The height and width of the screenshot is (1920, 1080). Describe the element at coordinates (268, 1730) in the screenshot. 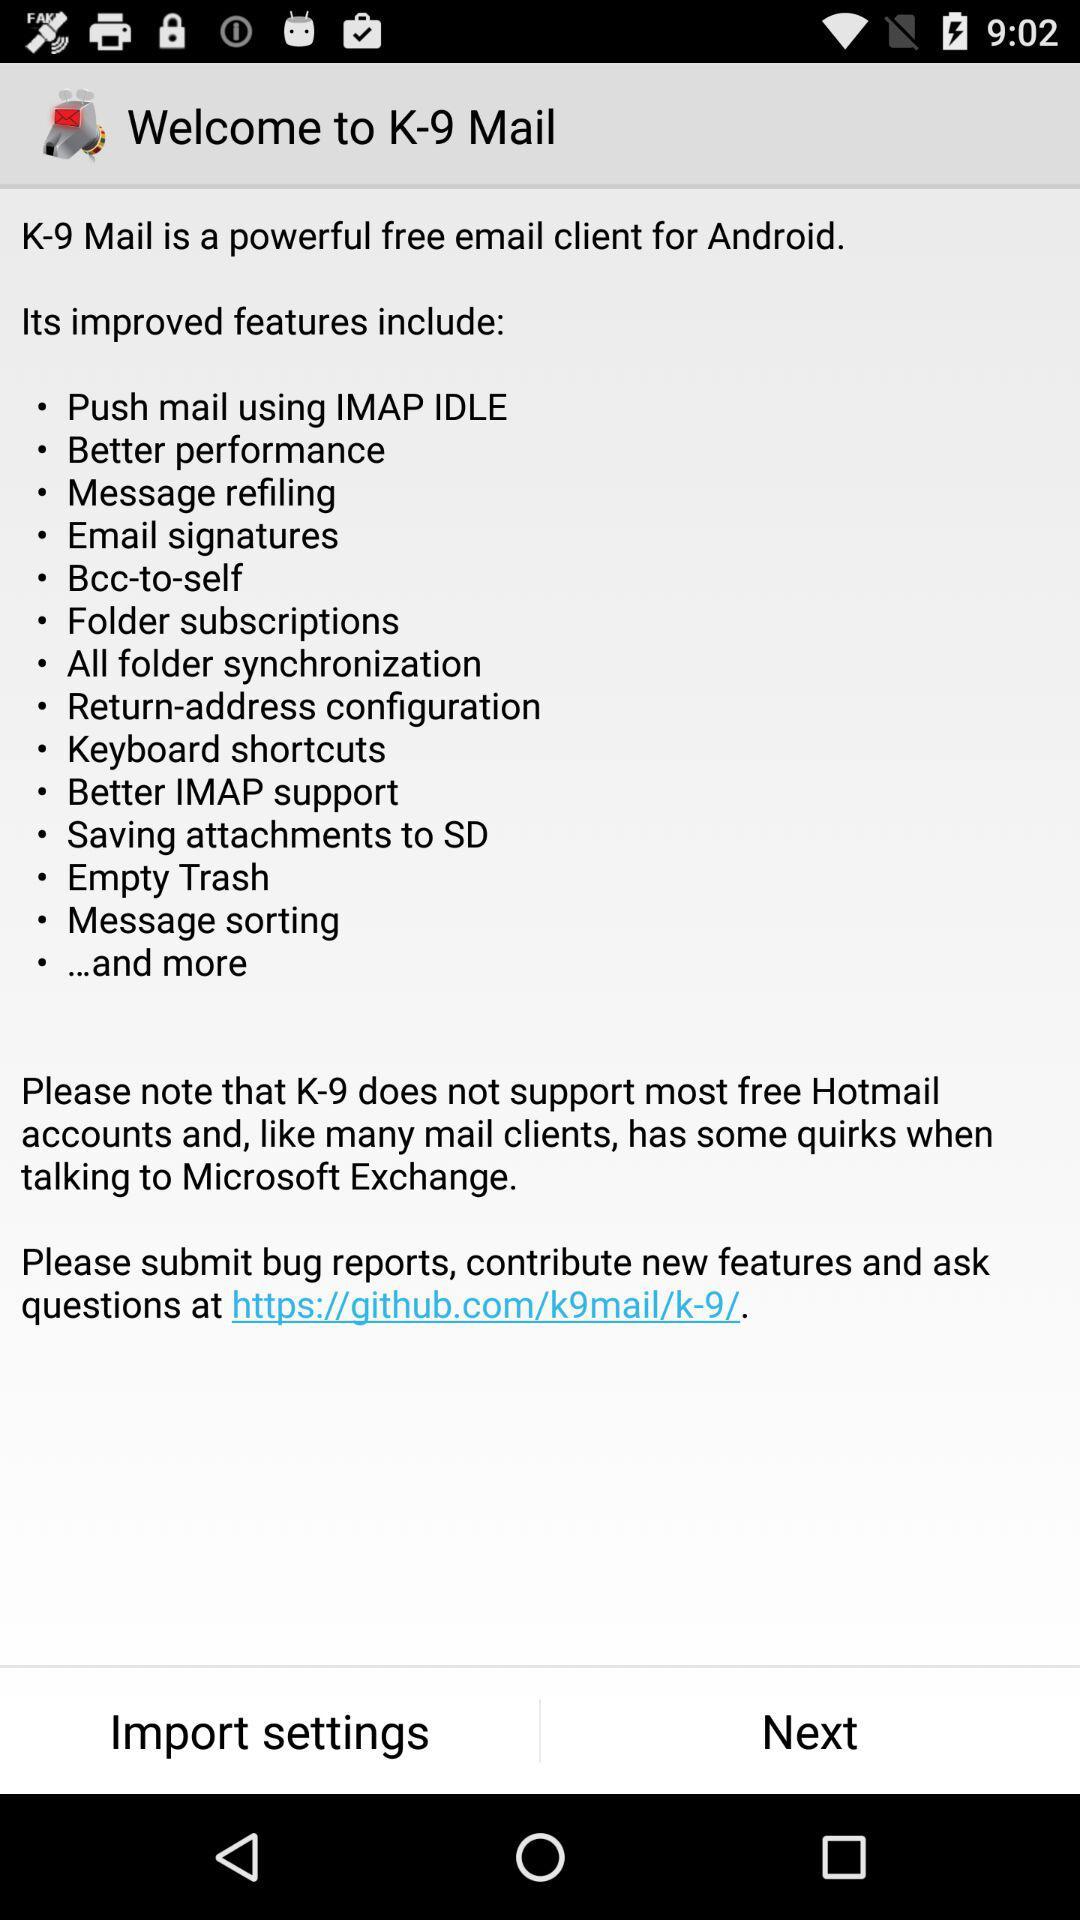

I see `the button to the left of next item` at that location.